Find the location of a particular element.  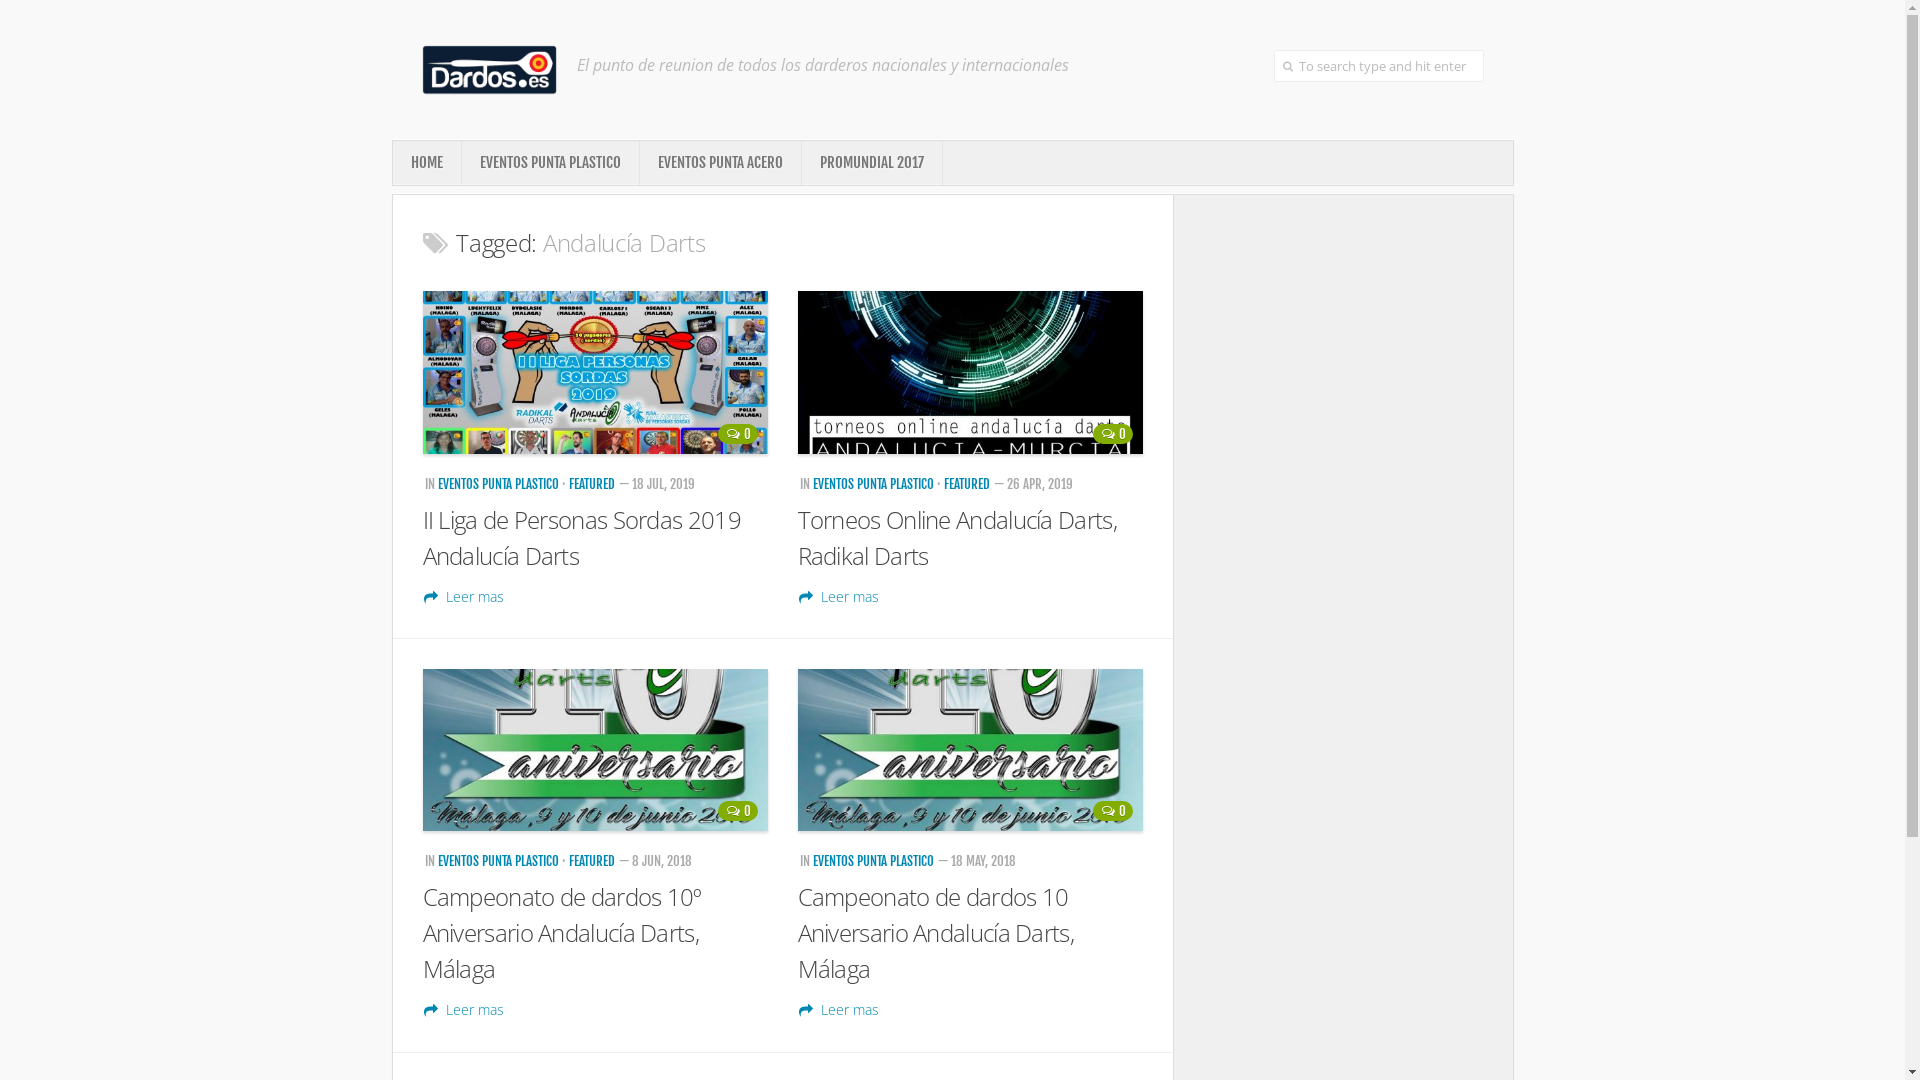

'EVENTOS PUNTA ACERO' is located at coordinates (720, 161).